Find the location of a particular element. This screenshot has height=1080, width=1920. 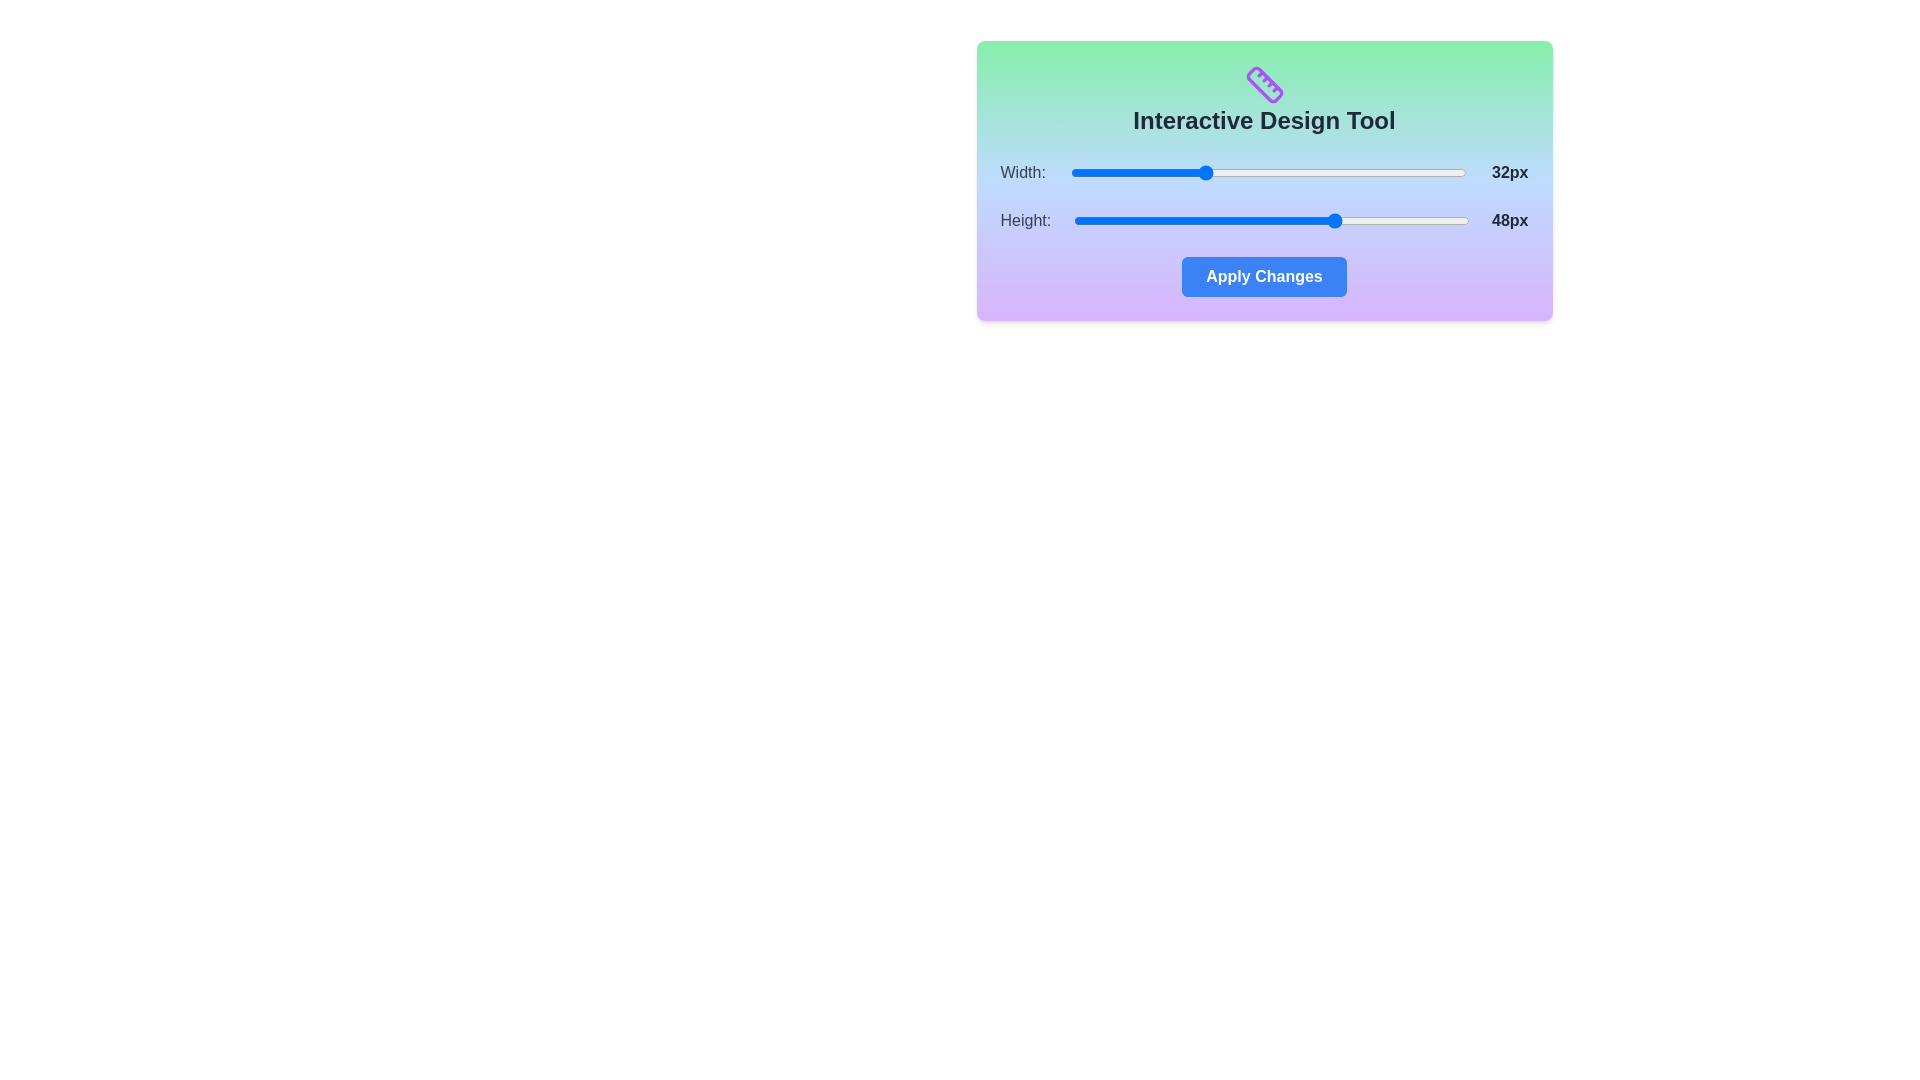

the 'Width' slider to set its value to 17 within the range of 16 to 64 is located at coordinates (1078, 172).